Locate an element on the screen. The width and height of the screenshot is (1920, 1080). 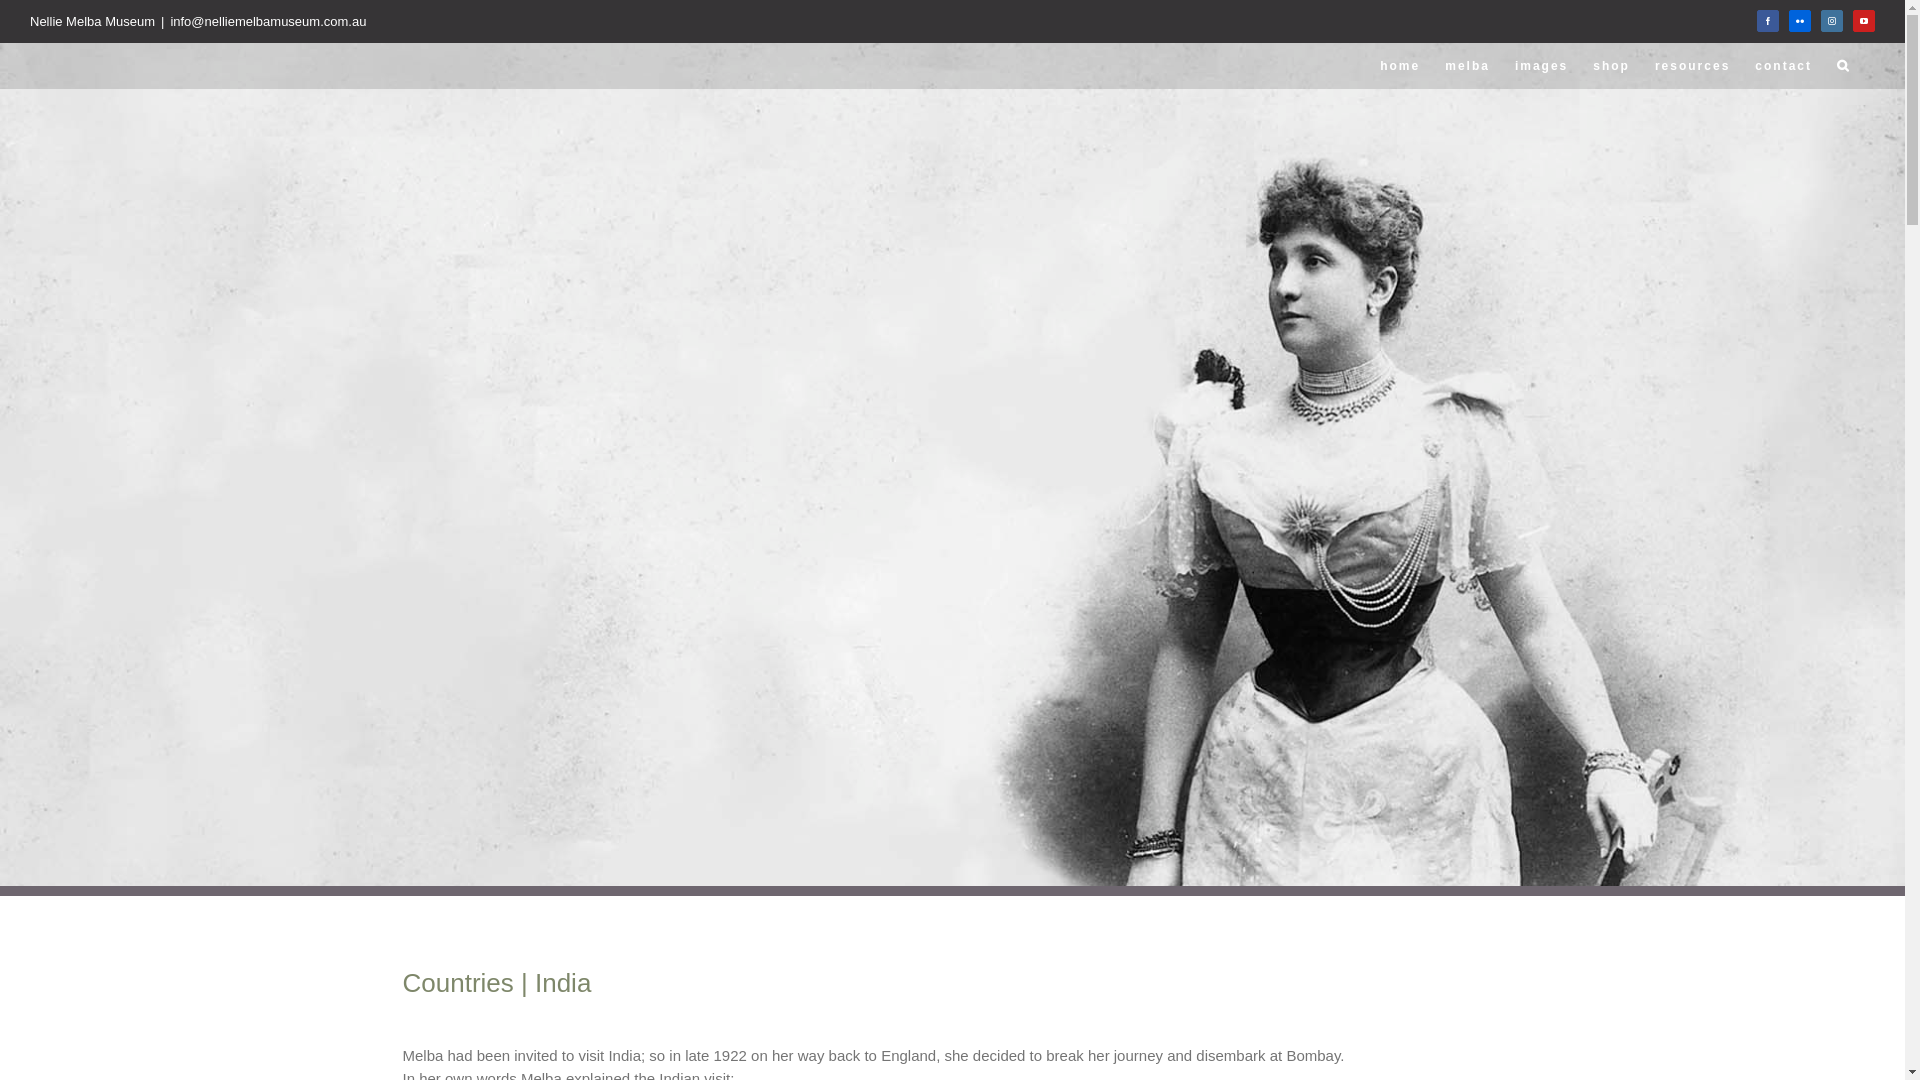
'melba' is located at coordinates (1467, 64).